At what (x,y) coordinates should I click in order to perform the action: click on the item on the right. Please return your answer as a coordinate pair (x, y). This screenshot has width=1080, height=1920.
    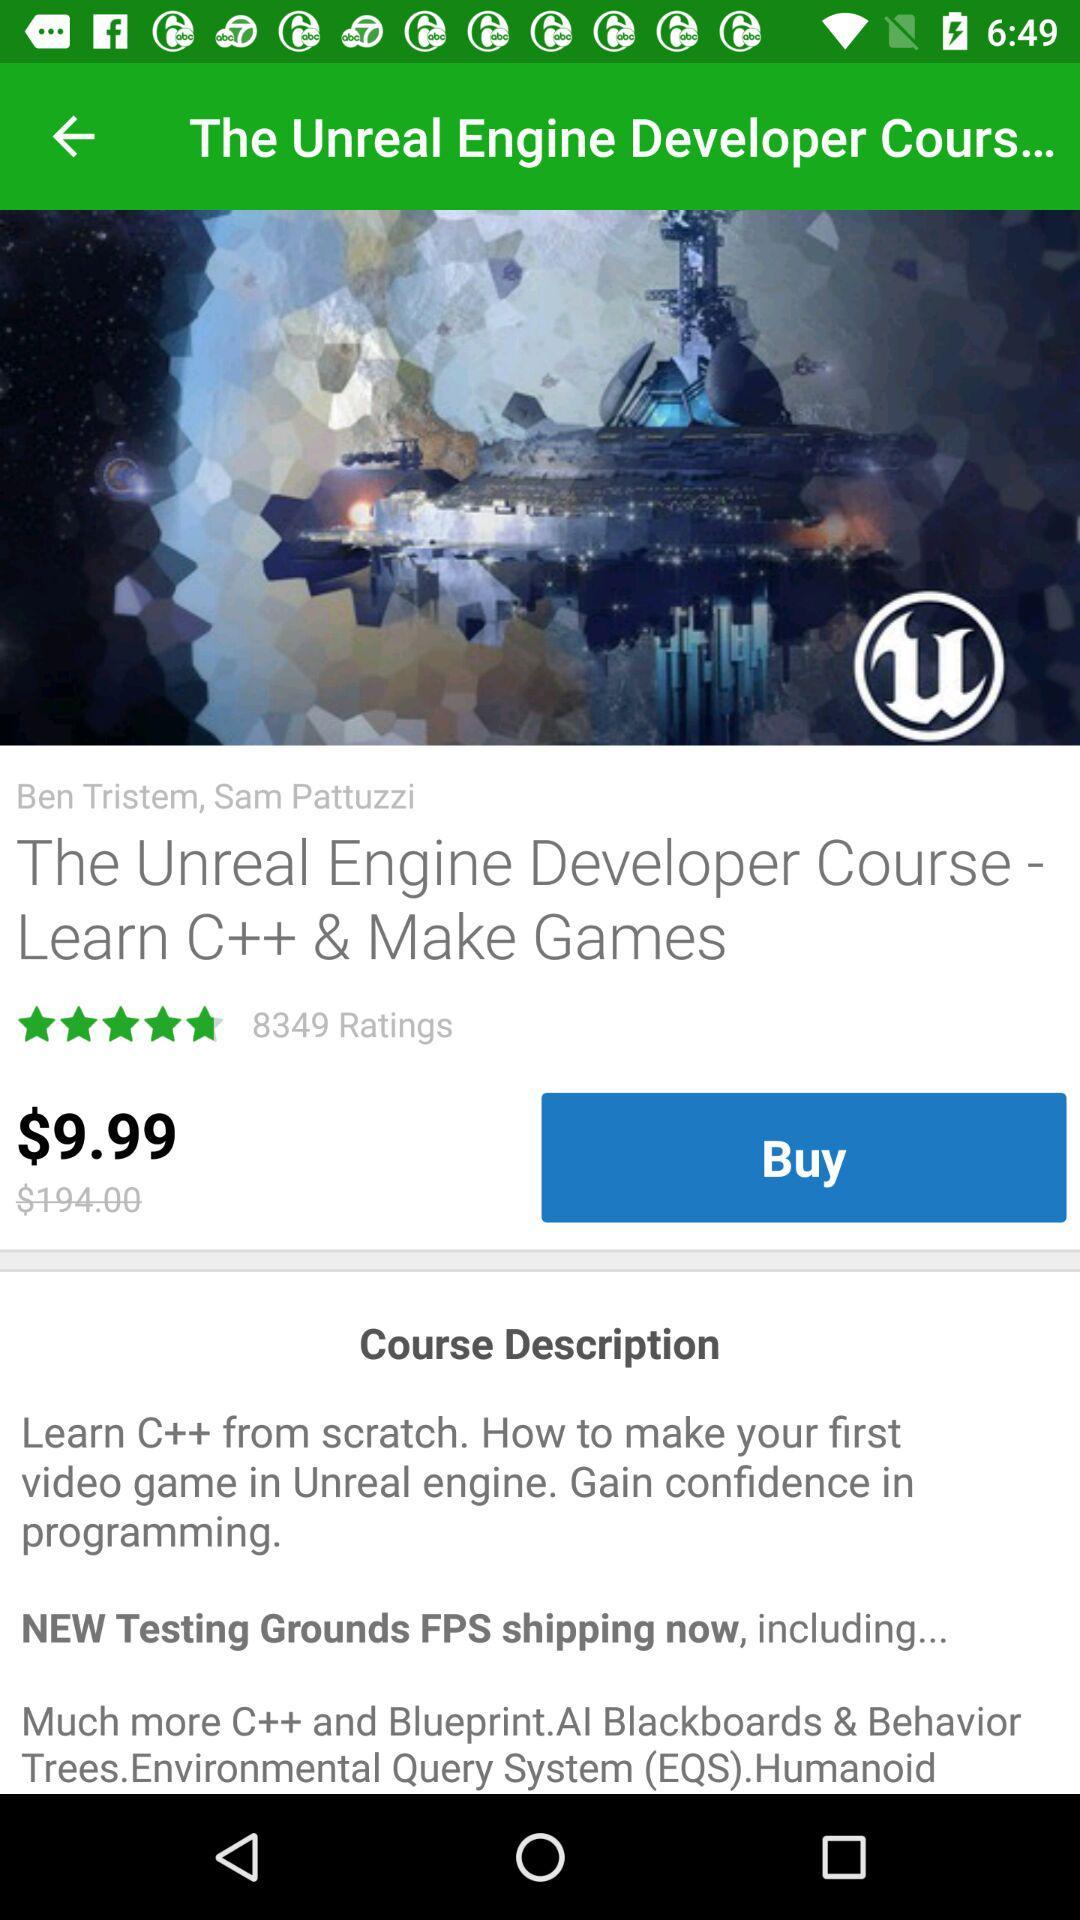
    Looking at the image, I should click on (802, 1157).